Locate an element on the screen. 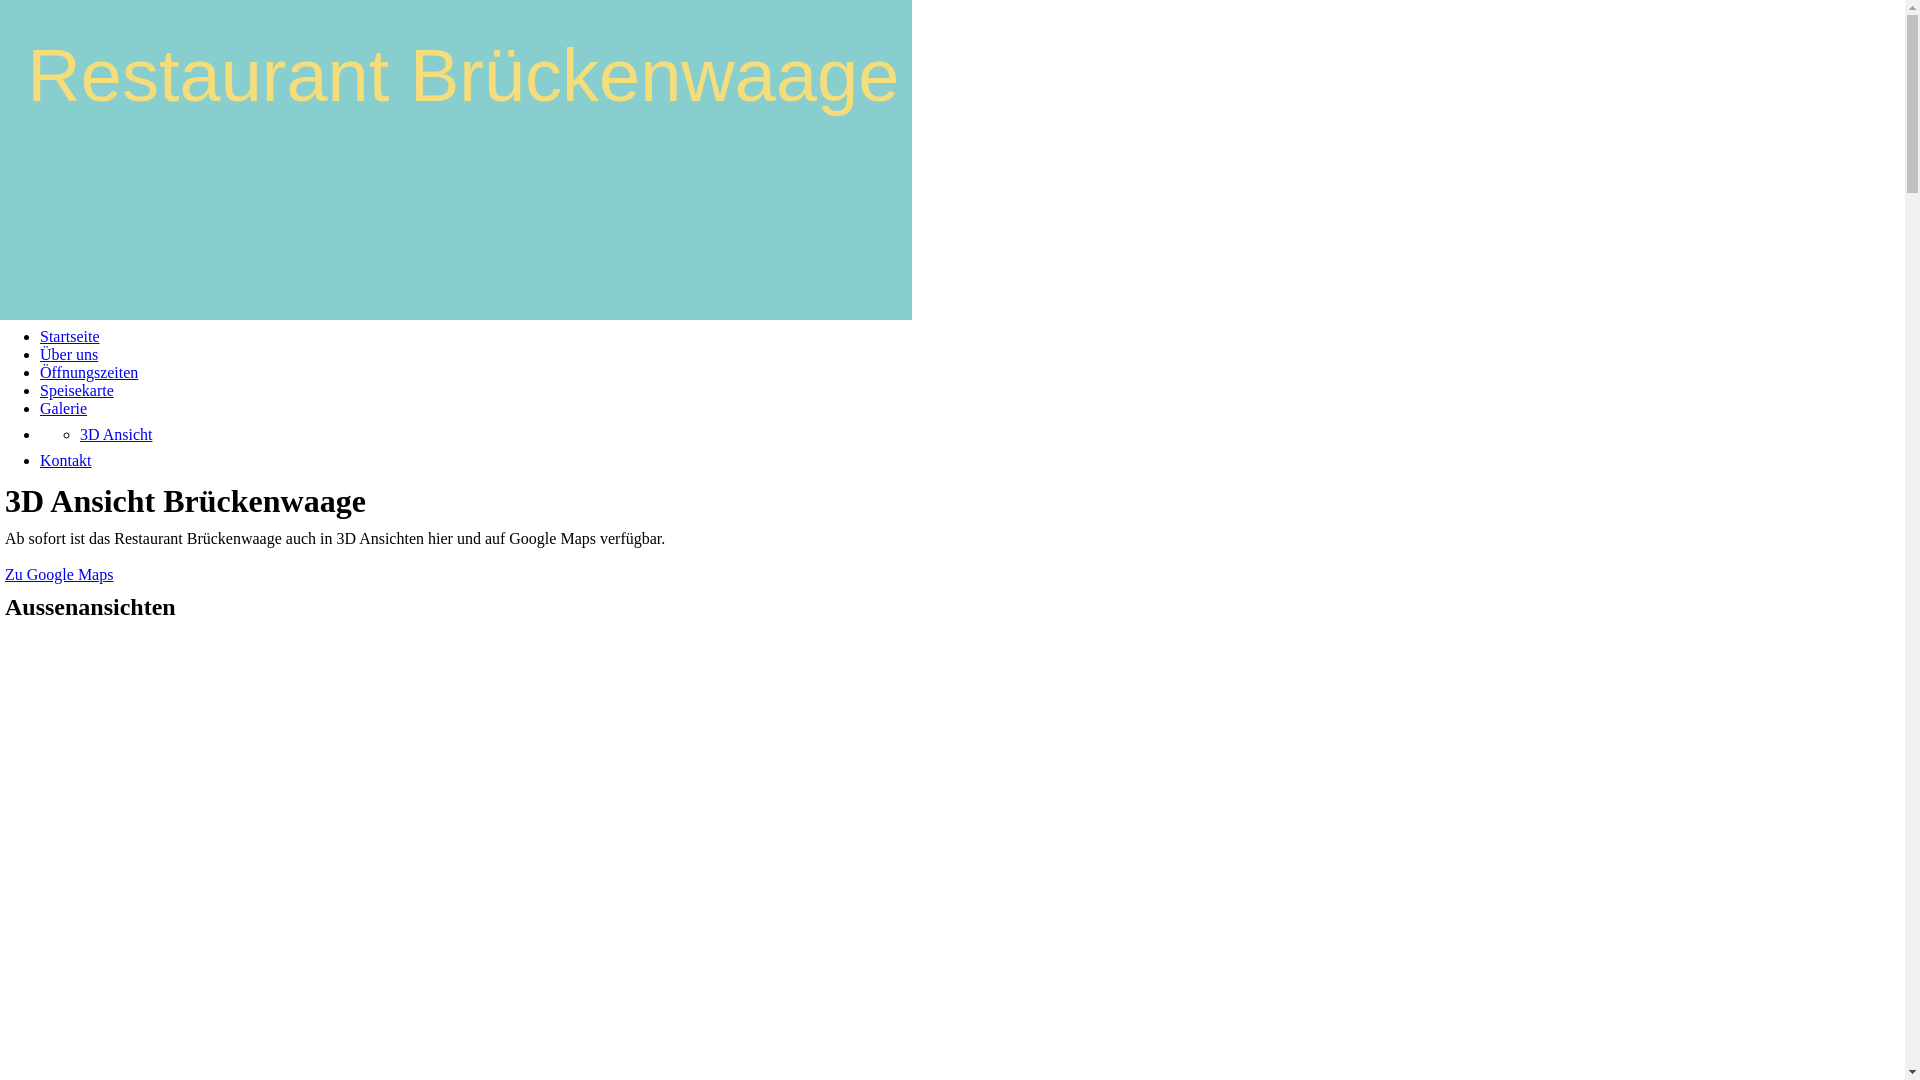  'Speisekarte' is located at coordinates (76, 390).